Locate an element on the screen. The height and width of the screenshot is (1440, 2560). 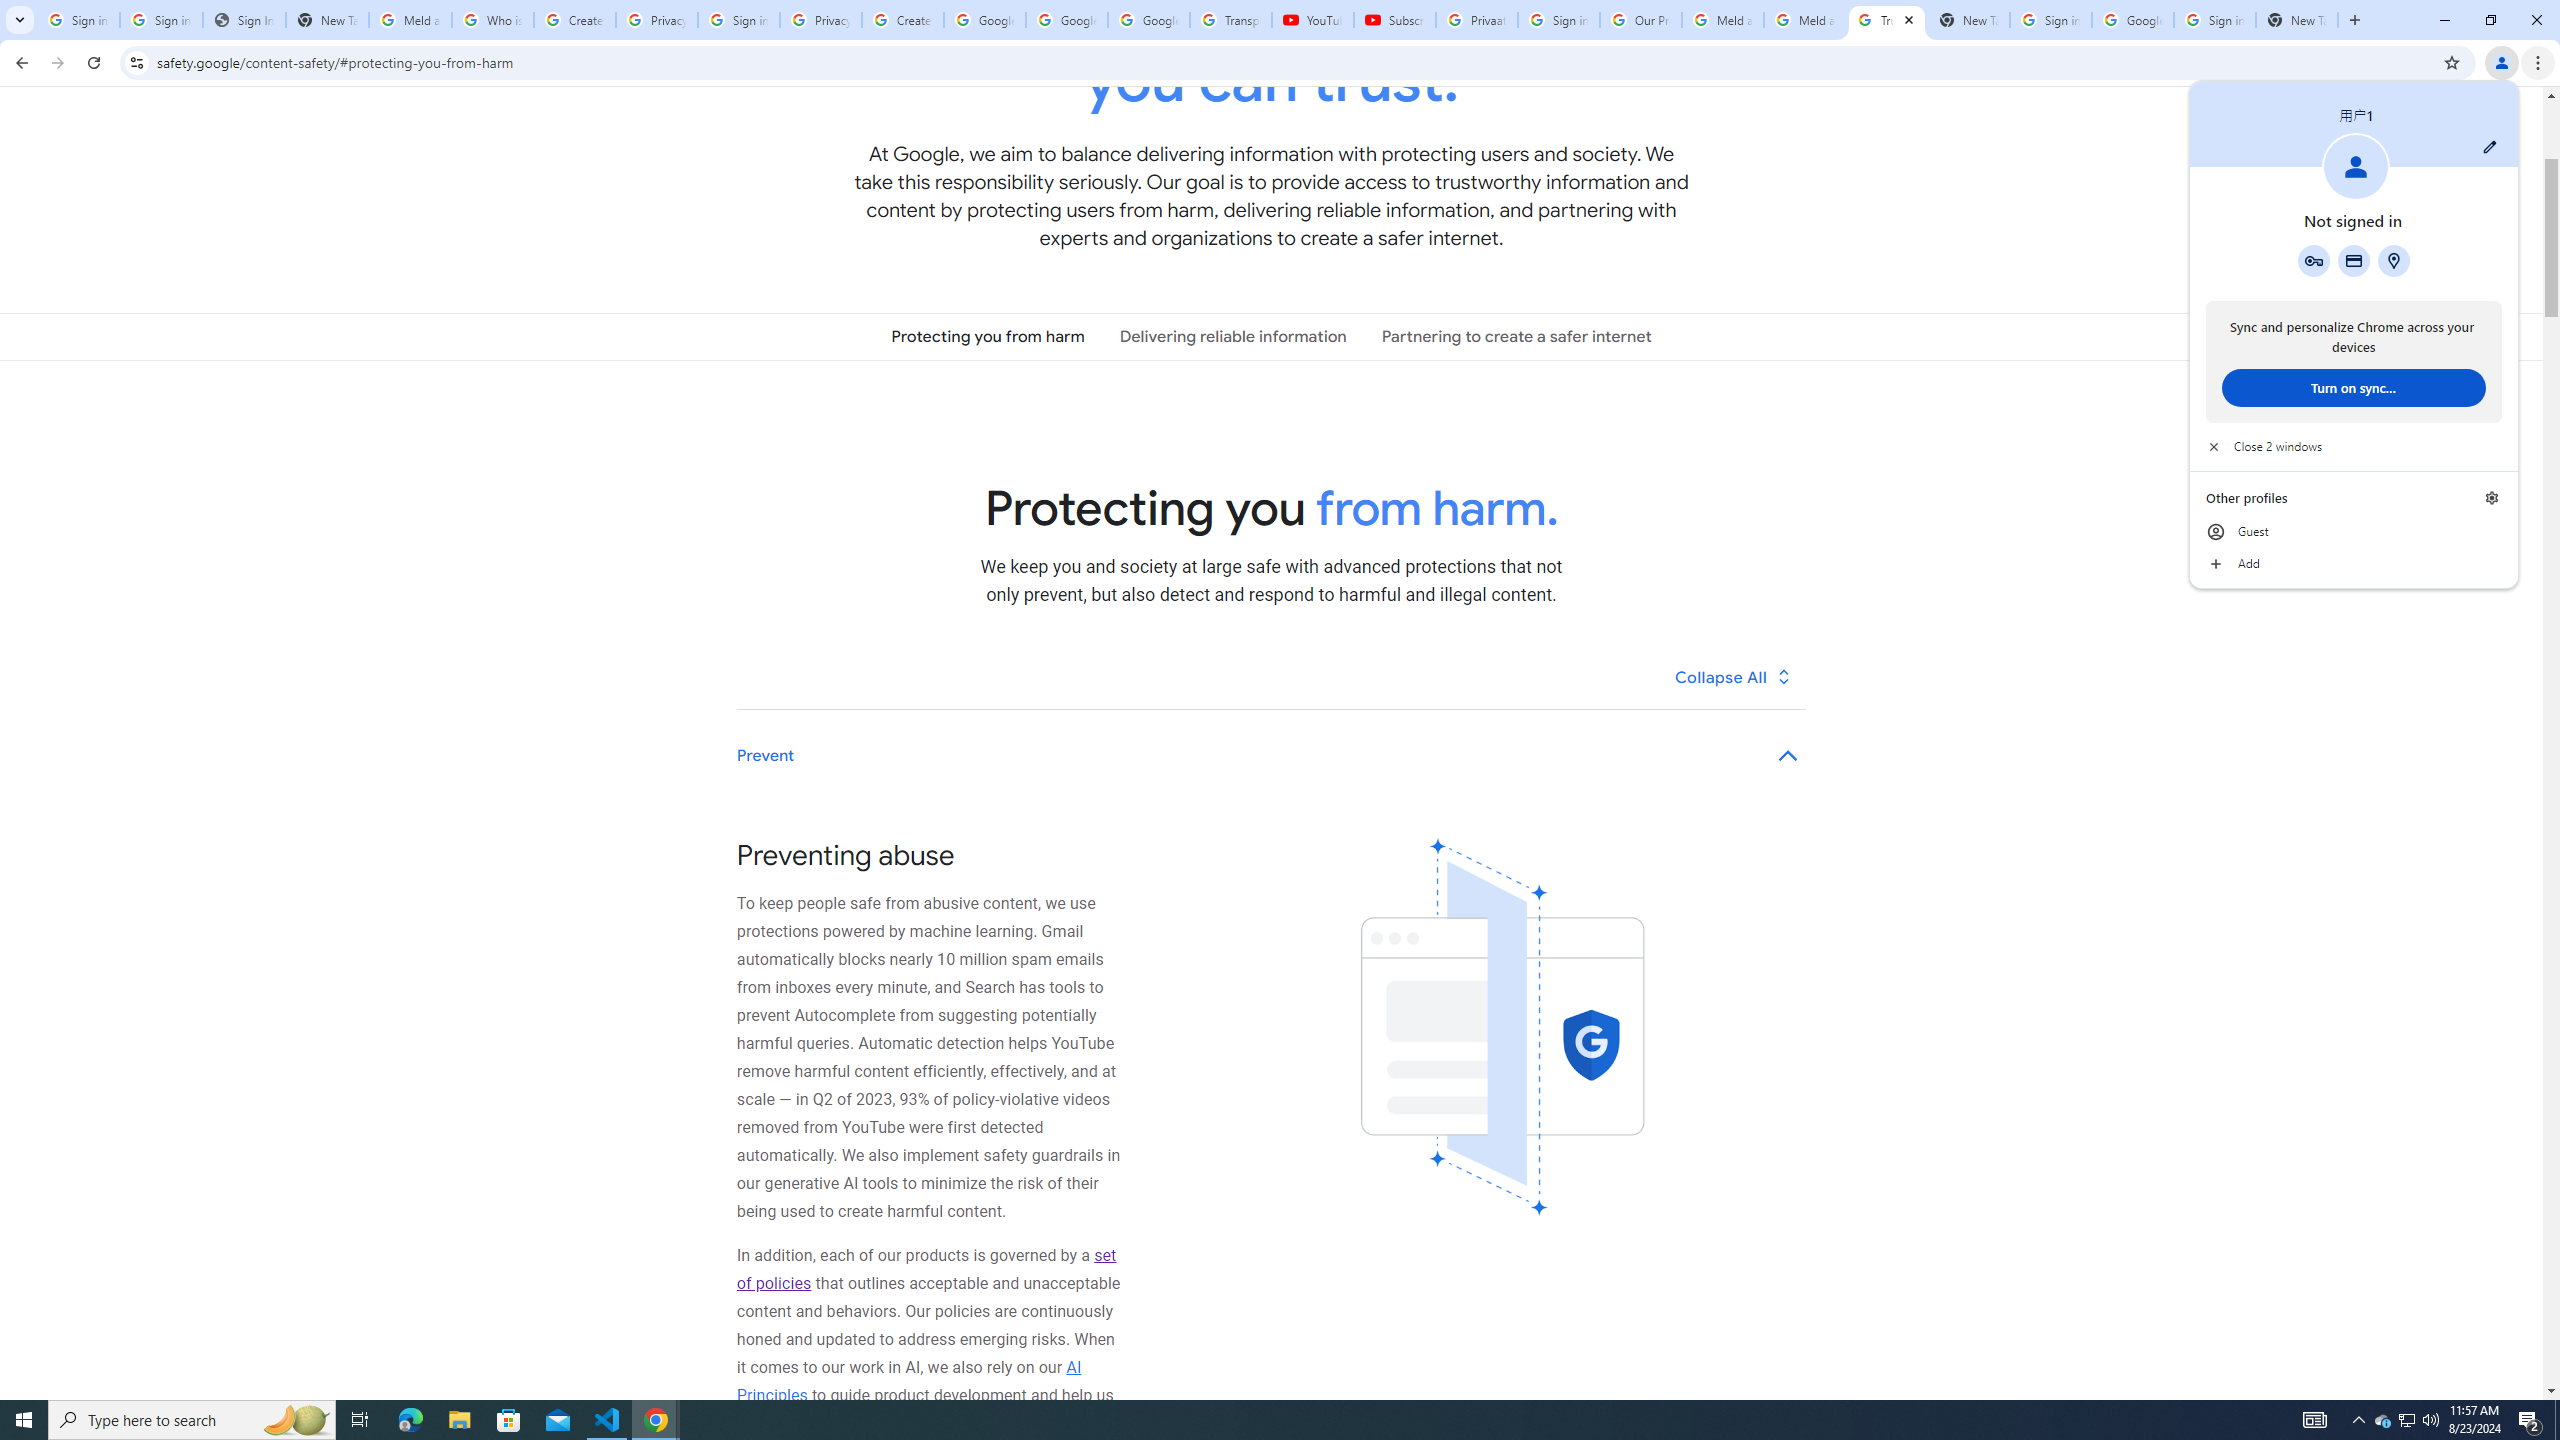
'Guest' is located at coordinates (2352, 532).